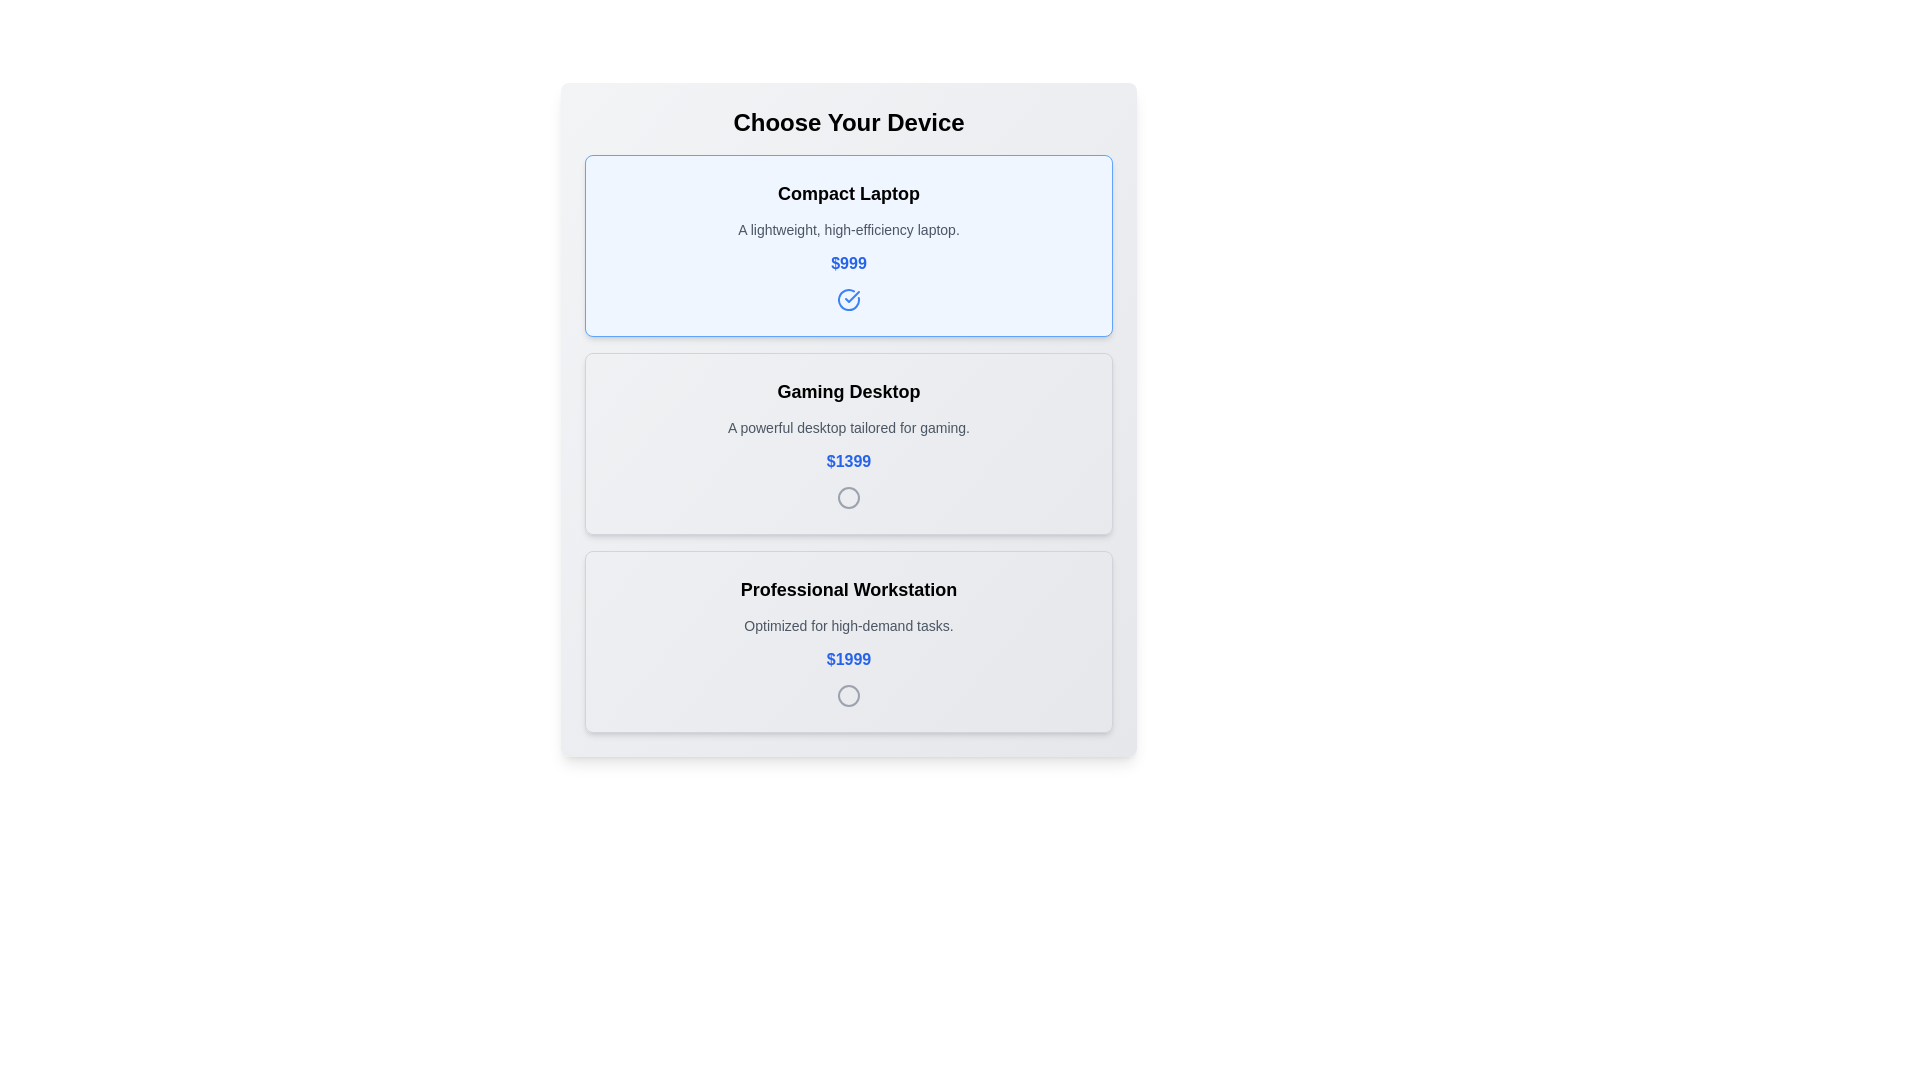  I want to click on the checkmark graphic indicating the selected state for the 'Compact Laptop' option located at the bottom right corner of the selection card beneath the price text '$999', so click(852, 297).